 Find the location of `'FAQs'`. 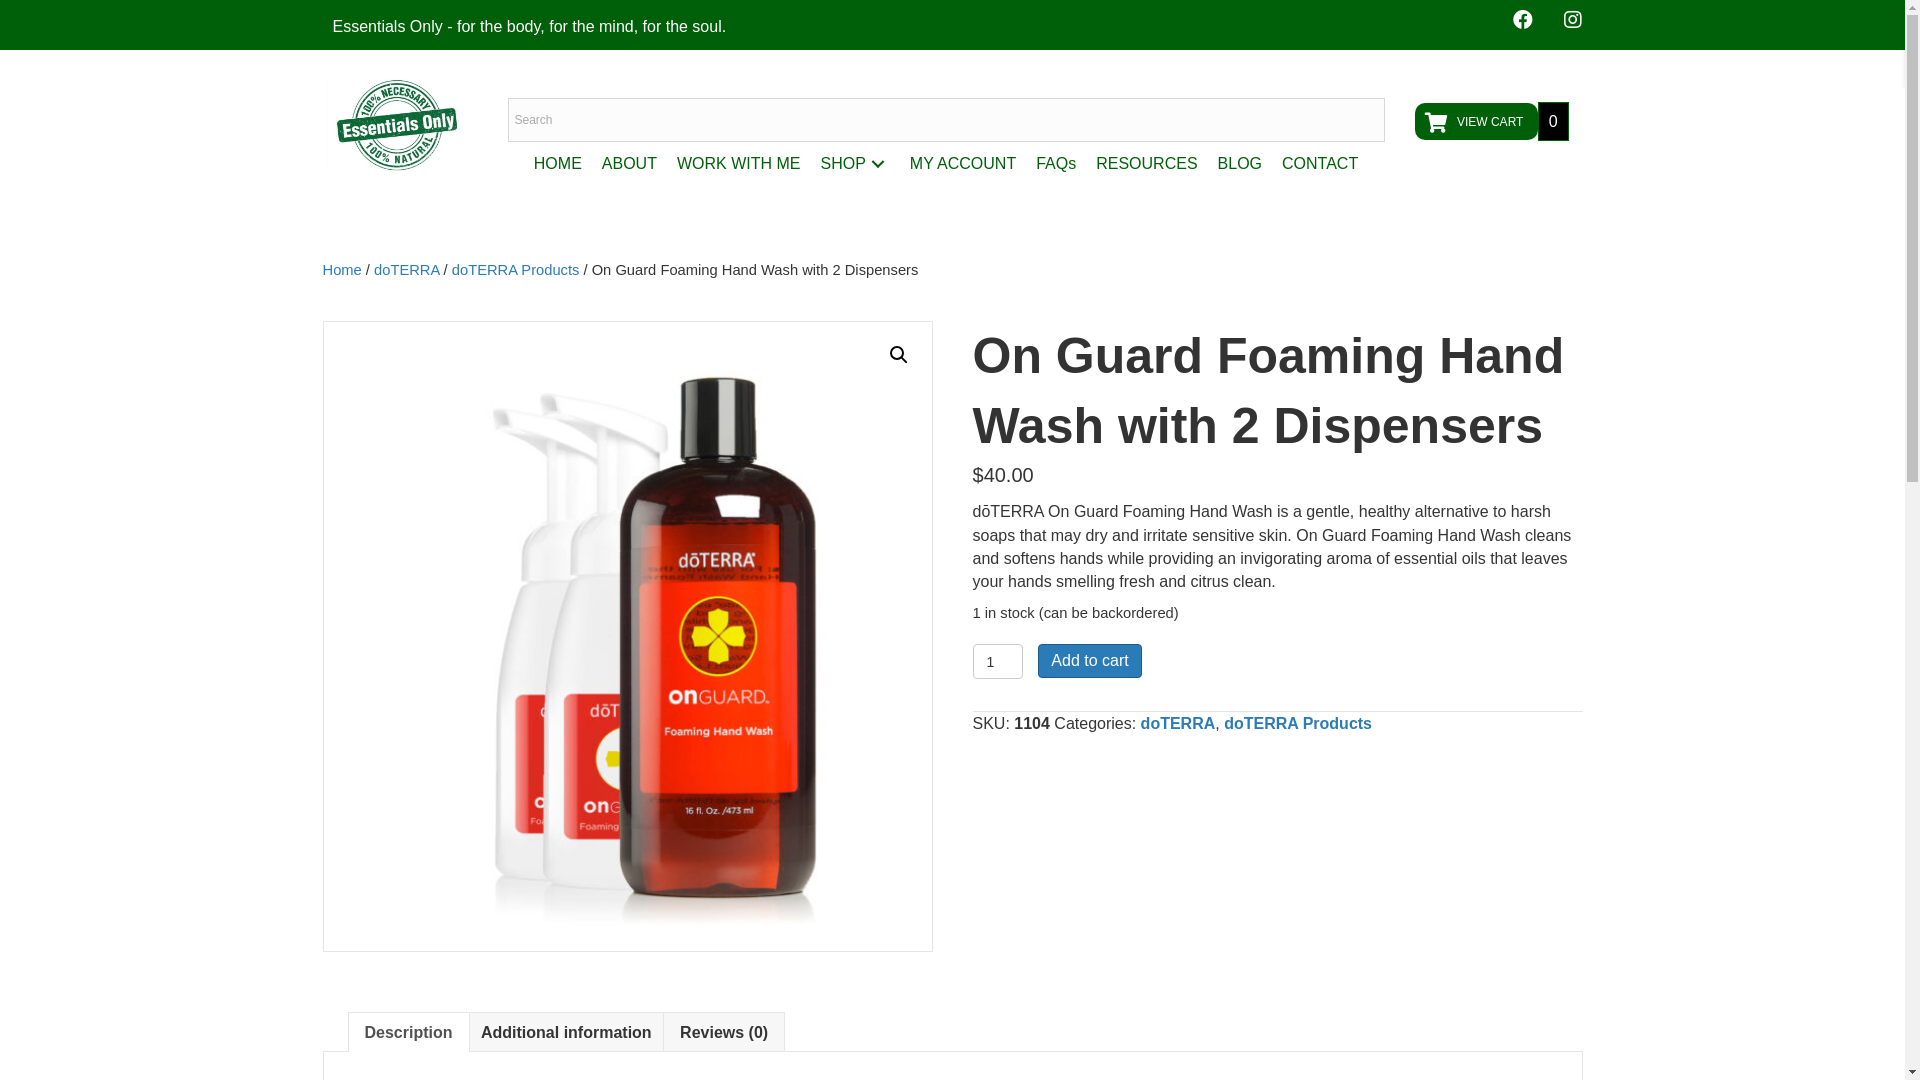

'FAQs' is located at coordinates (1026, 162).